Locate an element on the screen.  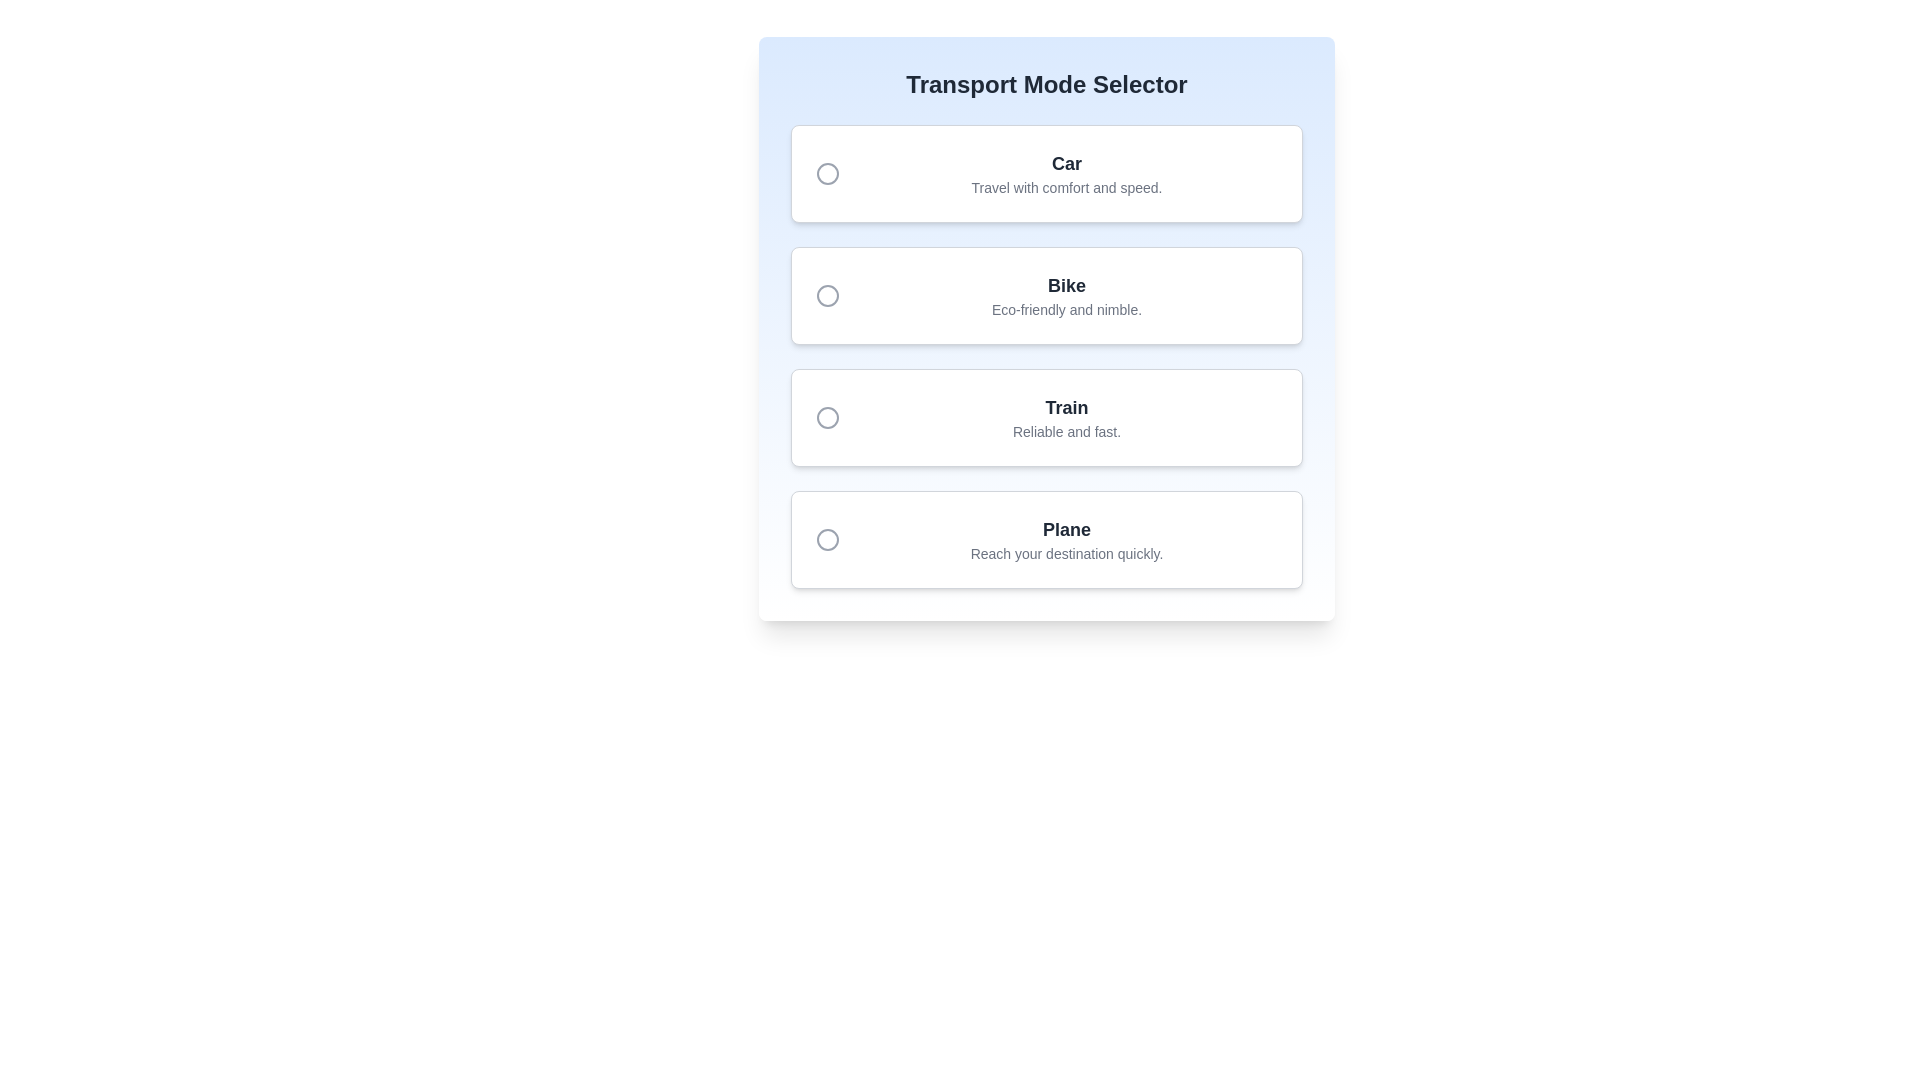
the circular outline styled with a thin gray stroke, located next to the 'Plane' label in the vertical list of transport modes is located at coordinates (828, 540).